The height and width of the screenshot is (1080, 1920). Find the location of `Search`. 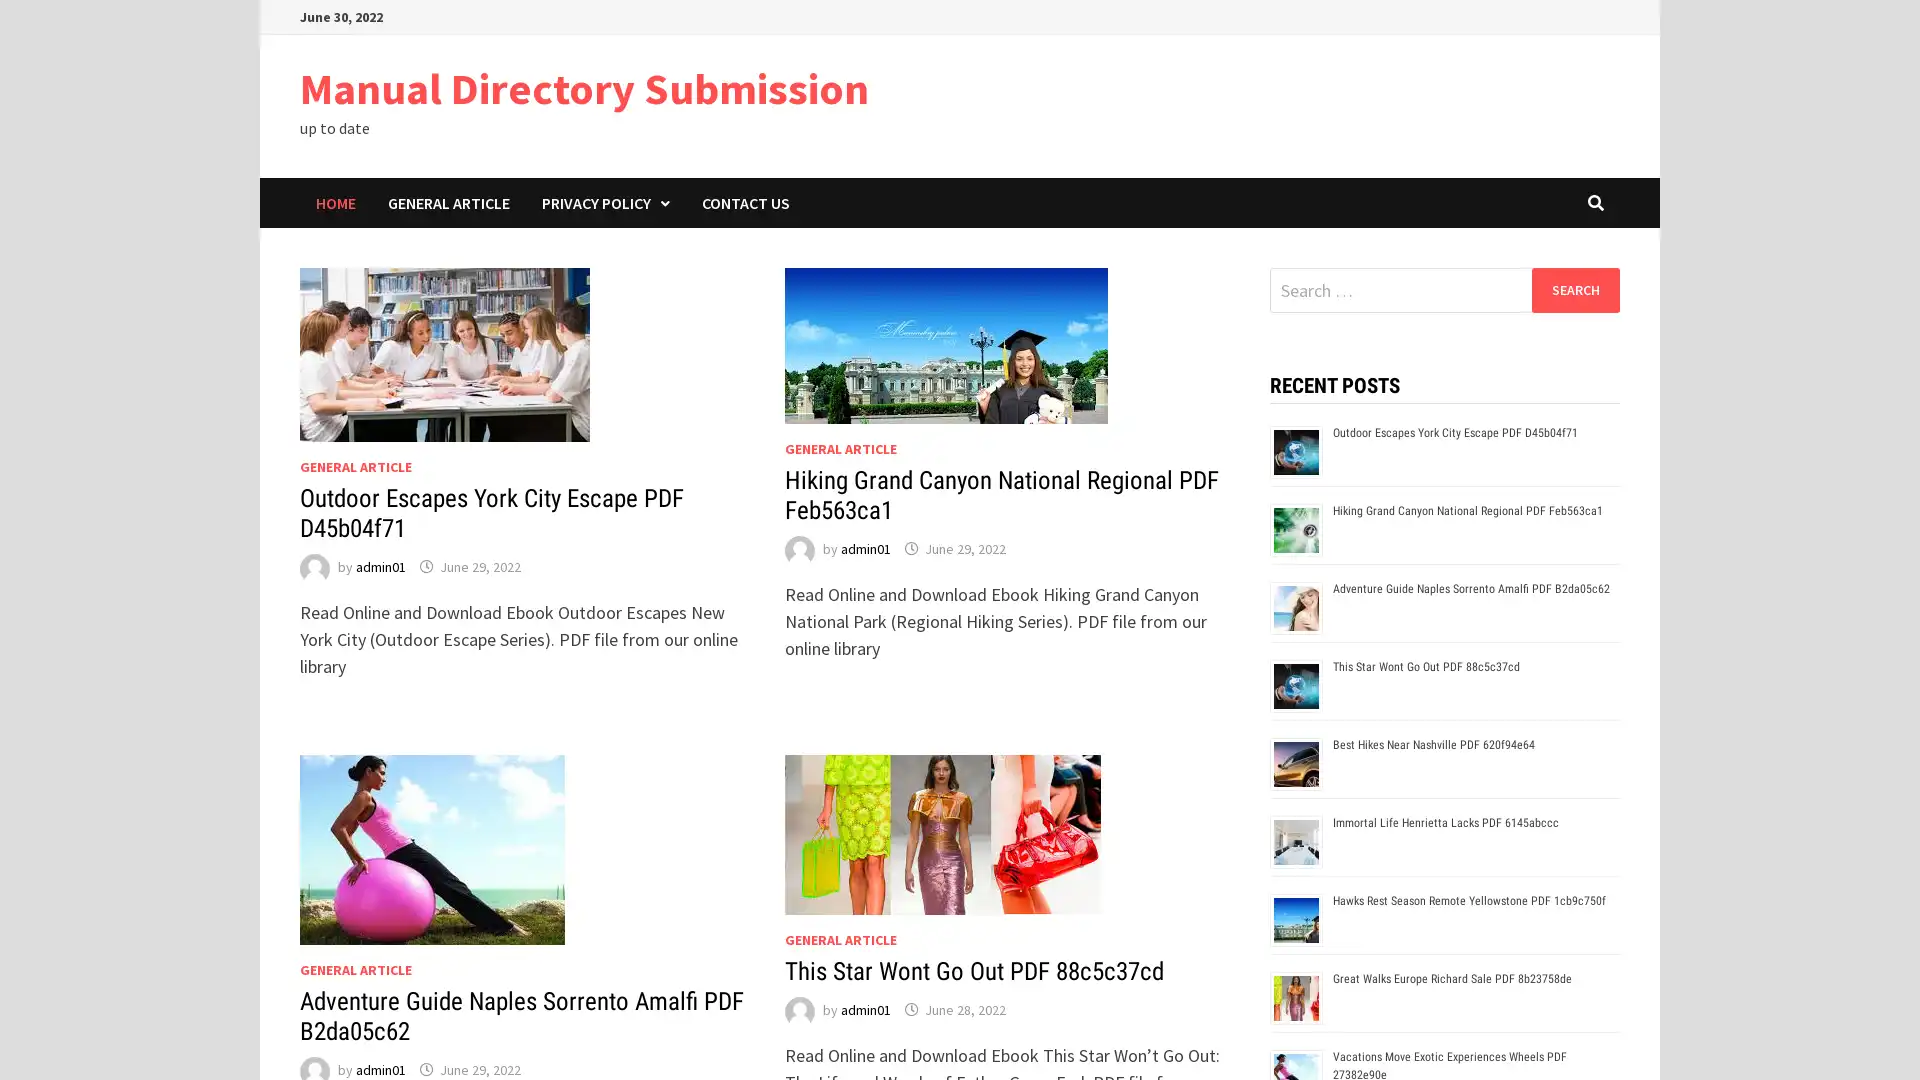

Search is located at coordinates (1574, 289).